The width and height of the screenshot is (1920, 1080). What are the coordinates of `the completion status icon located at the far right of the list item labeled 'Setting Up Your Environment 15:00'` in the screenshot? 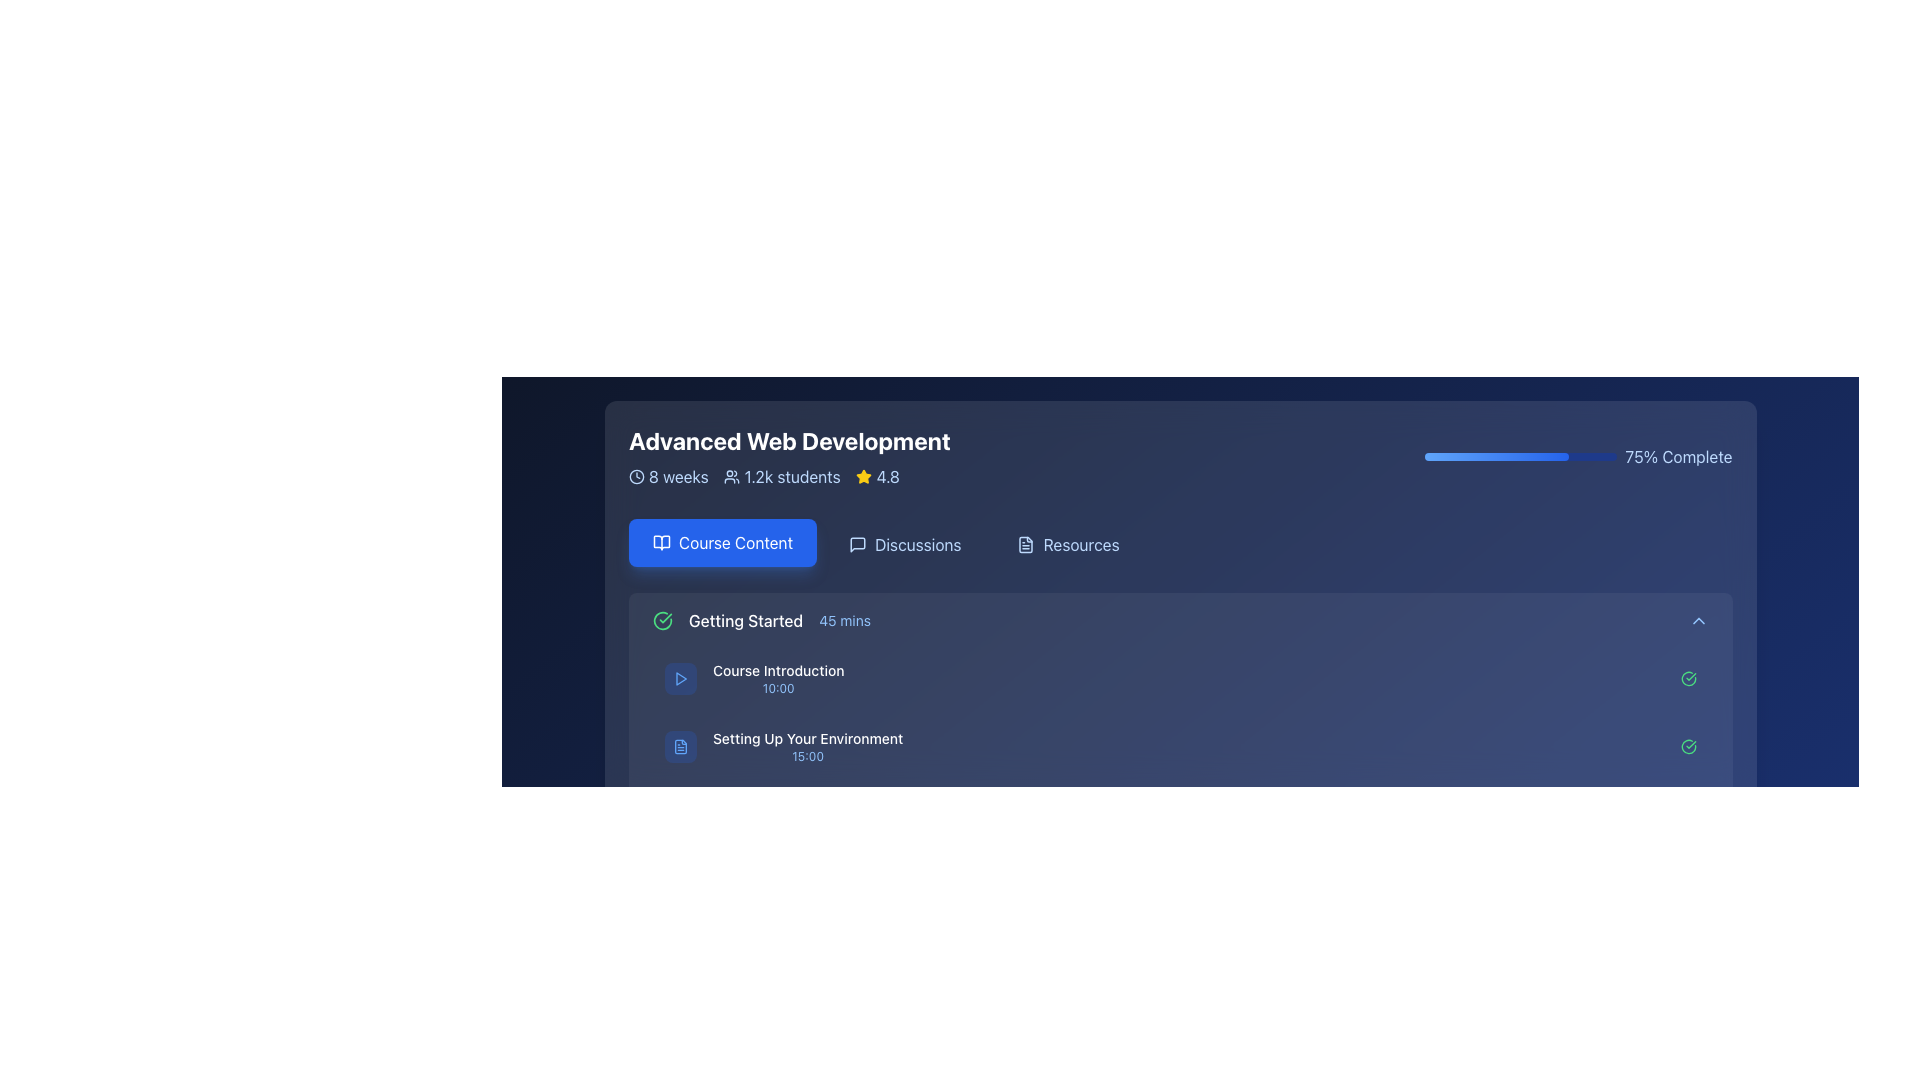 It's located at (1687, 747).